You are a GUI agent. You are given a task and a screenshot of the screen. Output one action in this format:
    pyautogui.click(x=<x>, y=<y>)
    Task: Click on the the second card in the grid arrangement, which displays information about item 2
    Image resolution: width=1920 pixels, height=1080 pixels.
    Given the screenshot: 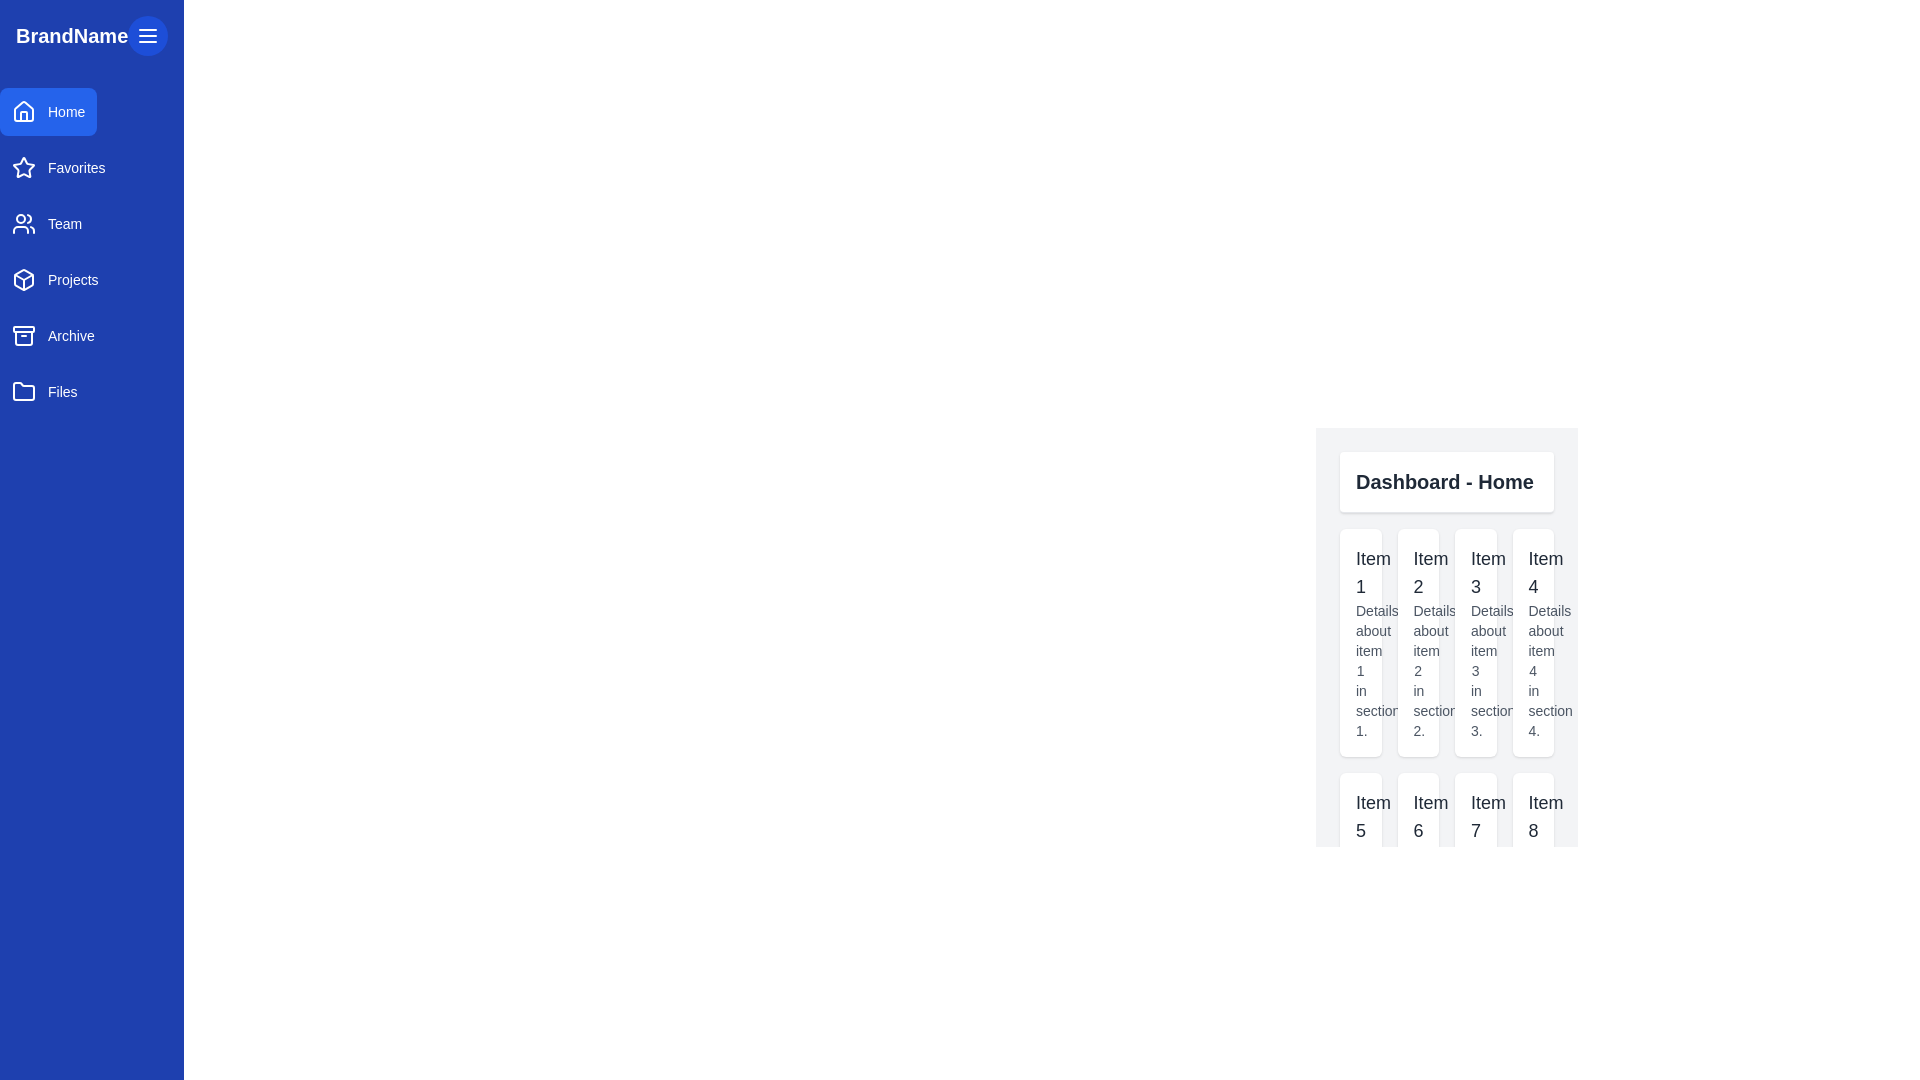 What is the action you would take?
    pyautogui.click(x=1417, y=643)
    